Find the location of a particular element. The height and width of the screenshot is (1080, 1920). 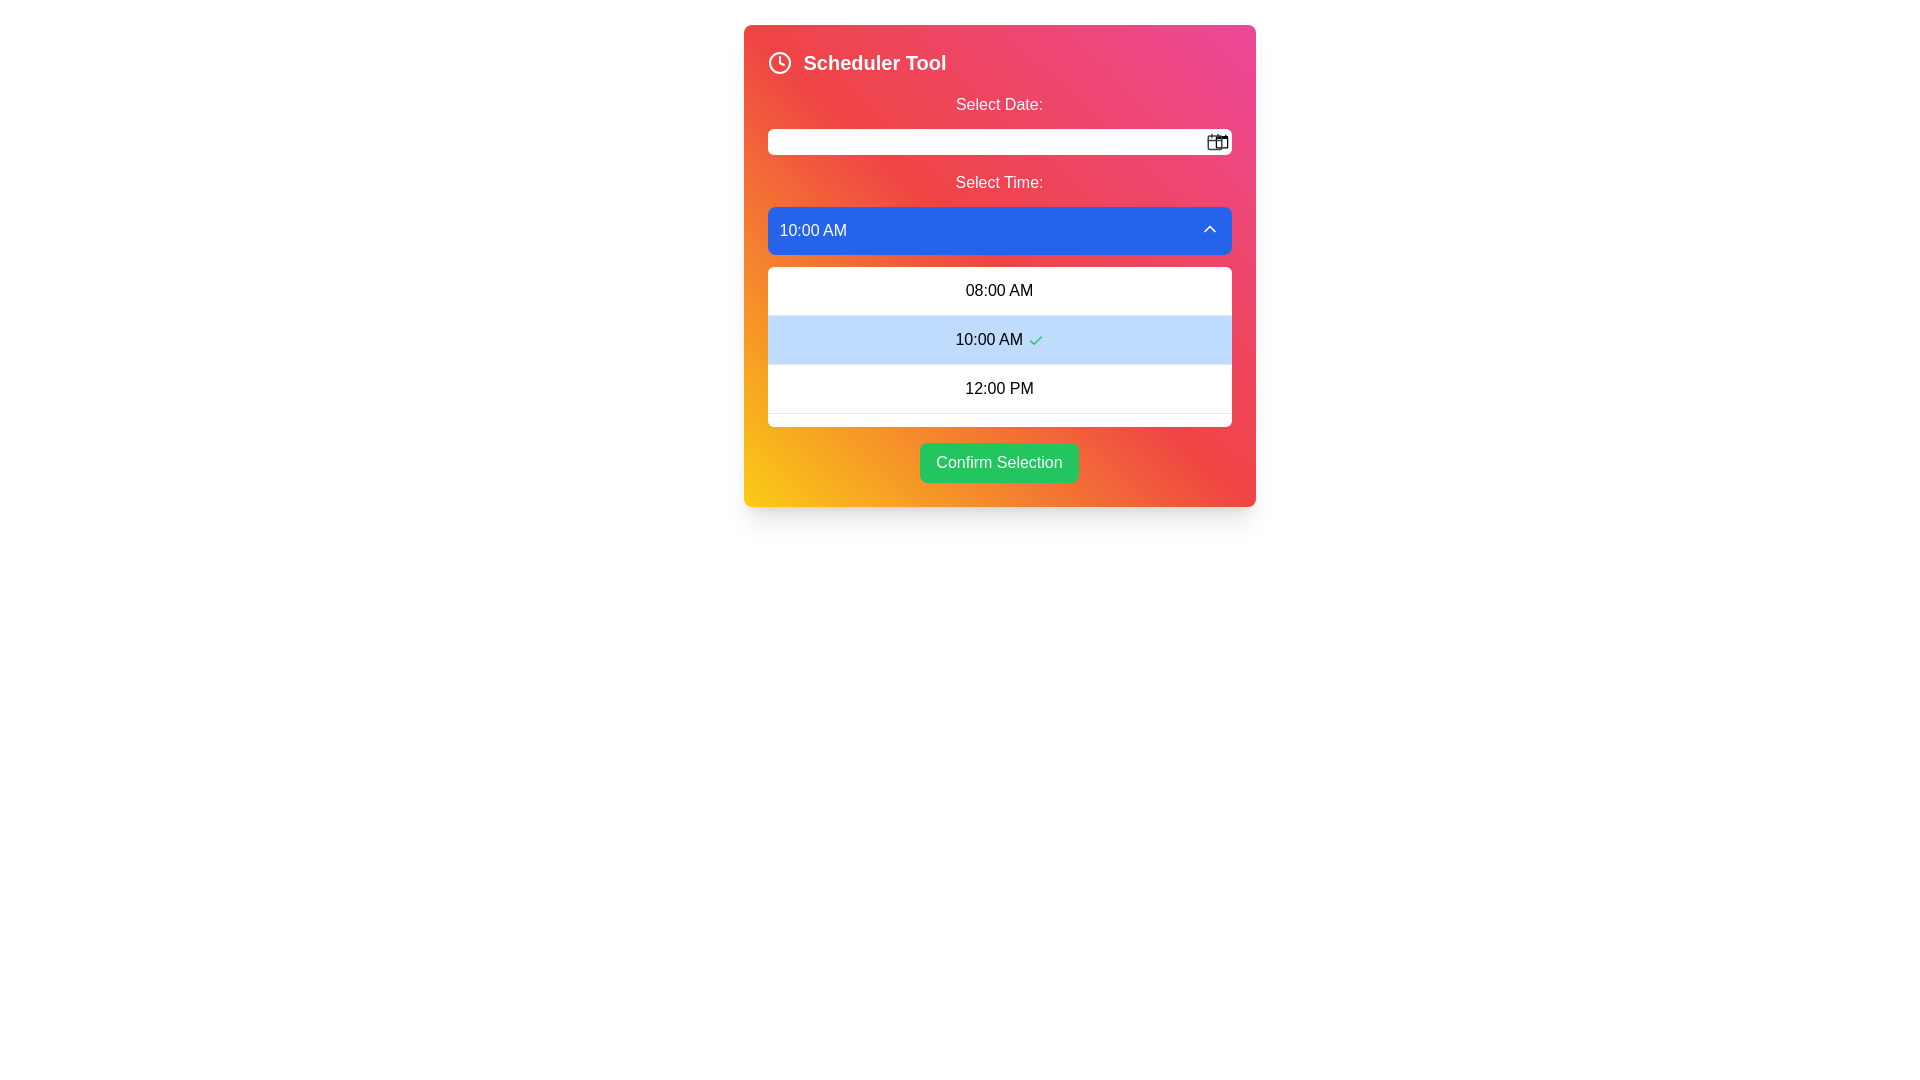

the highlighted text element displaying '08:00 AM' is located at coordinates (999, 290).